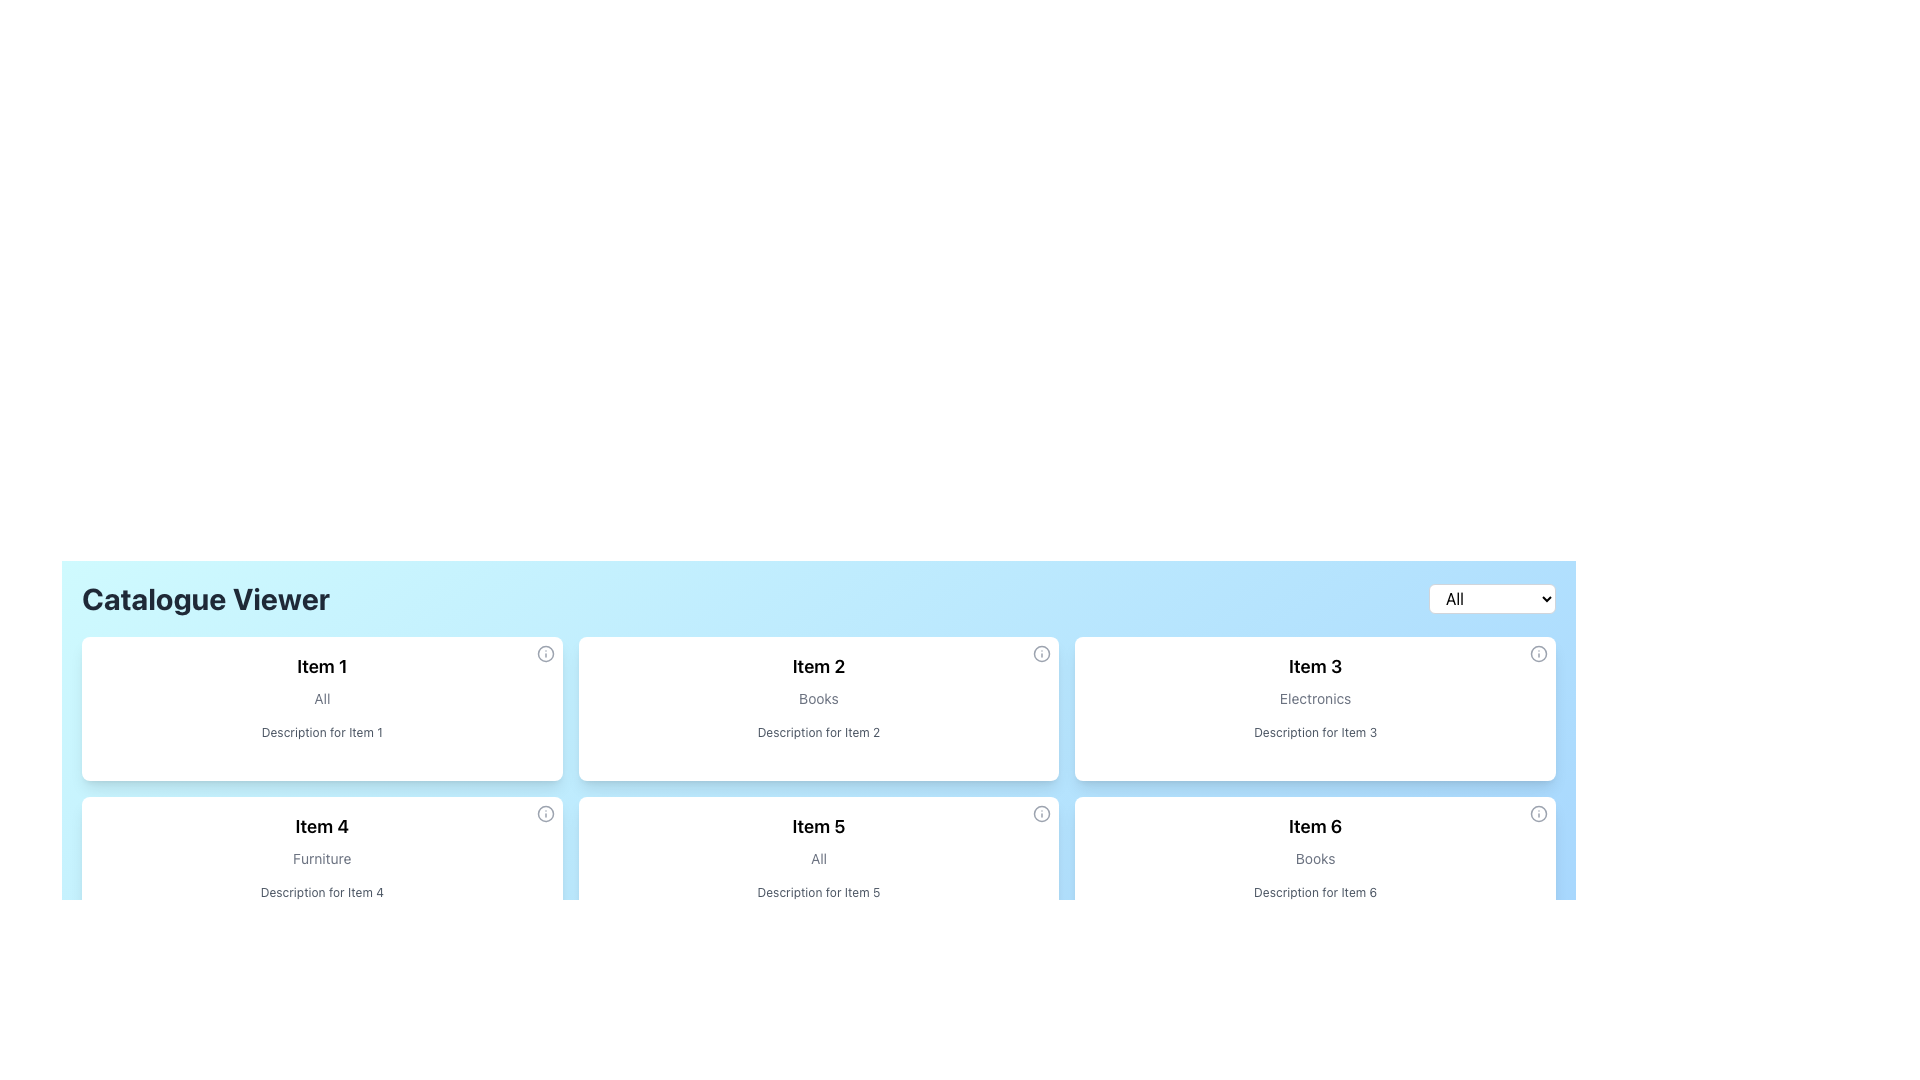  I want to click on the card labeled 'Item 6' in the bottom row of the grid, so click(1315, 867).